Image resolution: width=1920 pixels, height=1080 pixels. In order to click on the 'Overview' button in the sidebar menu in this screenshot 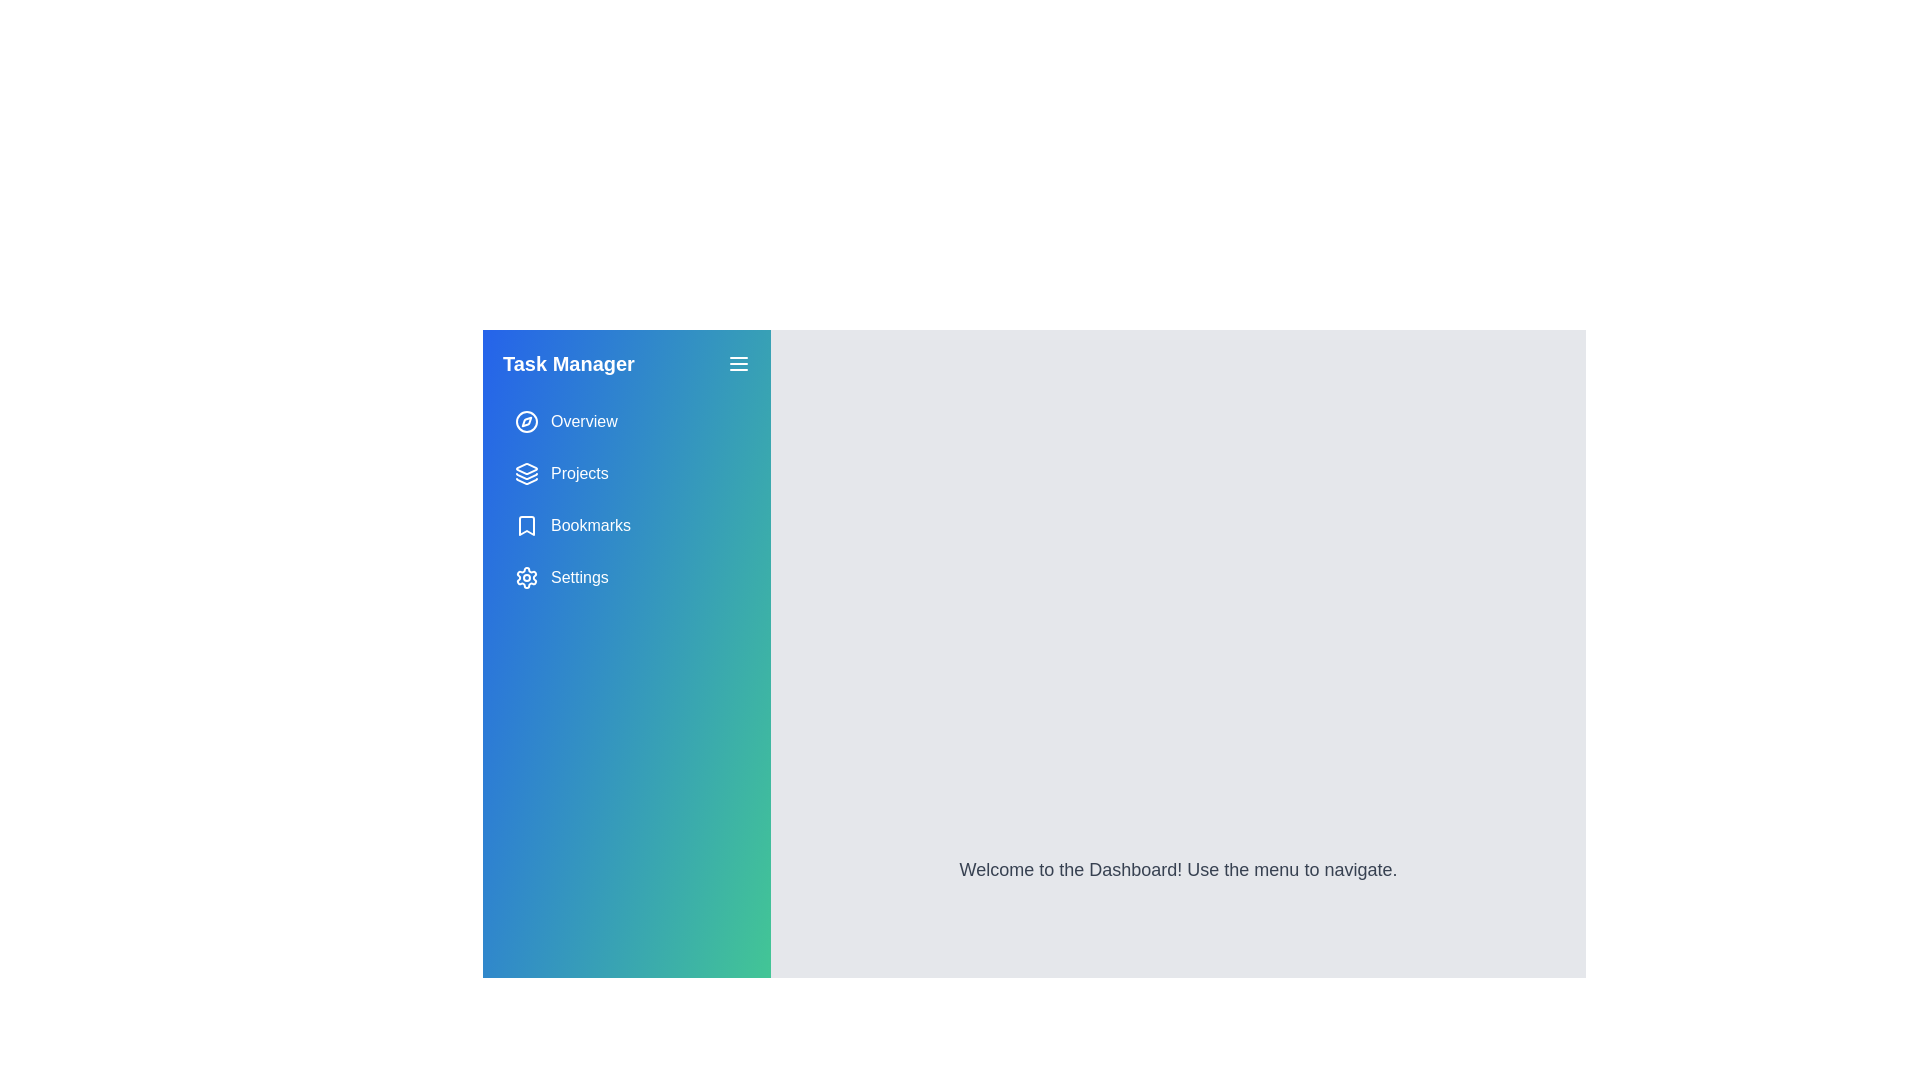, I will do `click(626, 420)`.